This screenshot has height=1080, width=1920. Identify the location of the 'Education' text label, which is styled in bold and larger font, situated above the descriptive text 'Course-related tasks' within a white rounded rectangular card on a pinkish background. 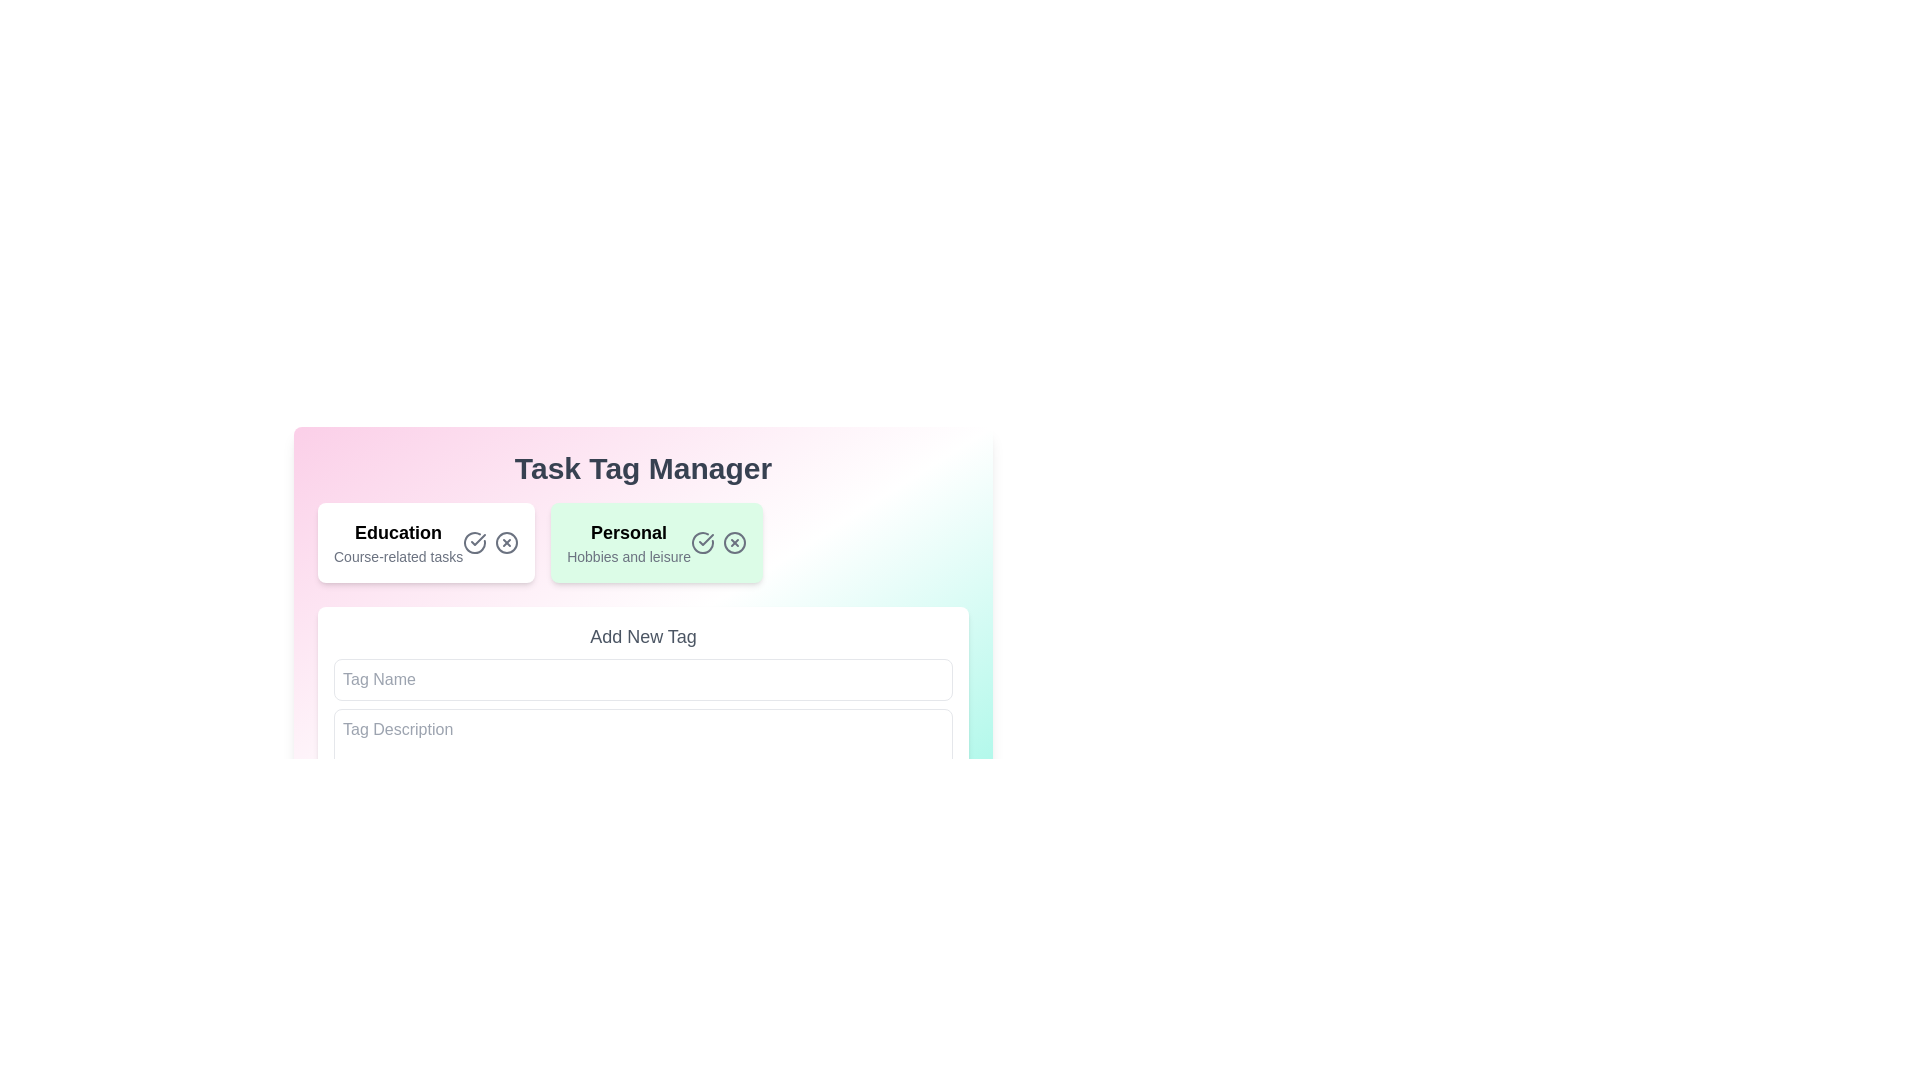
(398, 531).